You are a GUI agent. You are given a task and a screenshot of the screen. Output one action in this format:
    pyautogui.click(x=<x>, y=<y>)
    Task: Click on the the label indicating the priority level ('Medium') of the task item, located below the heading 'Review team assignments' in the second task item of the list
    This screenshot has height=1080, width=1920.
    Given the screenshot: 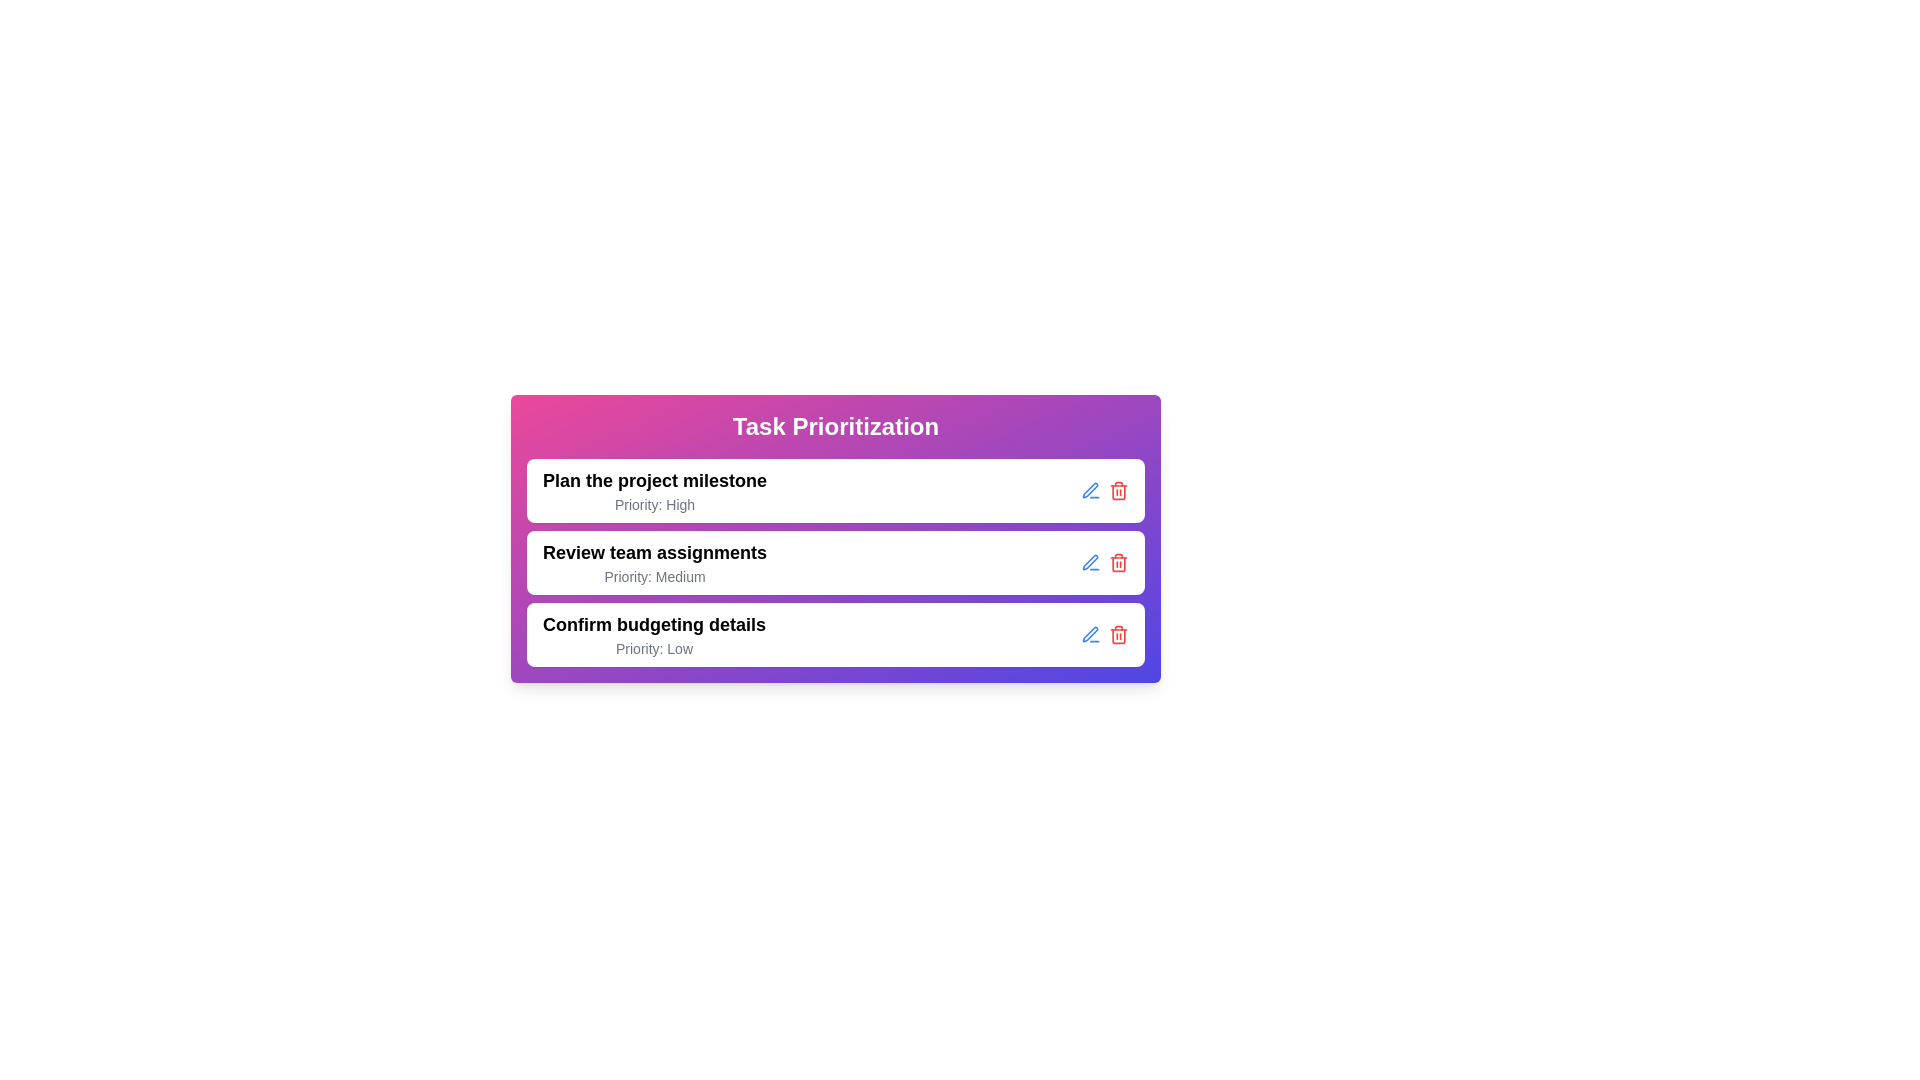 What is the action you would take?
    pyautogui.click(x=655, y=577)
    